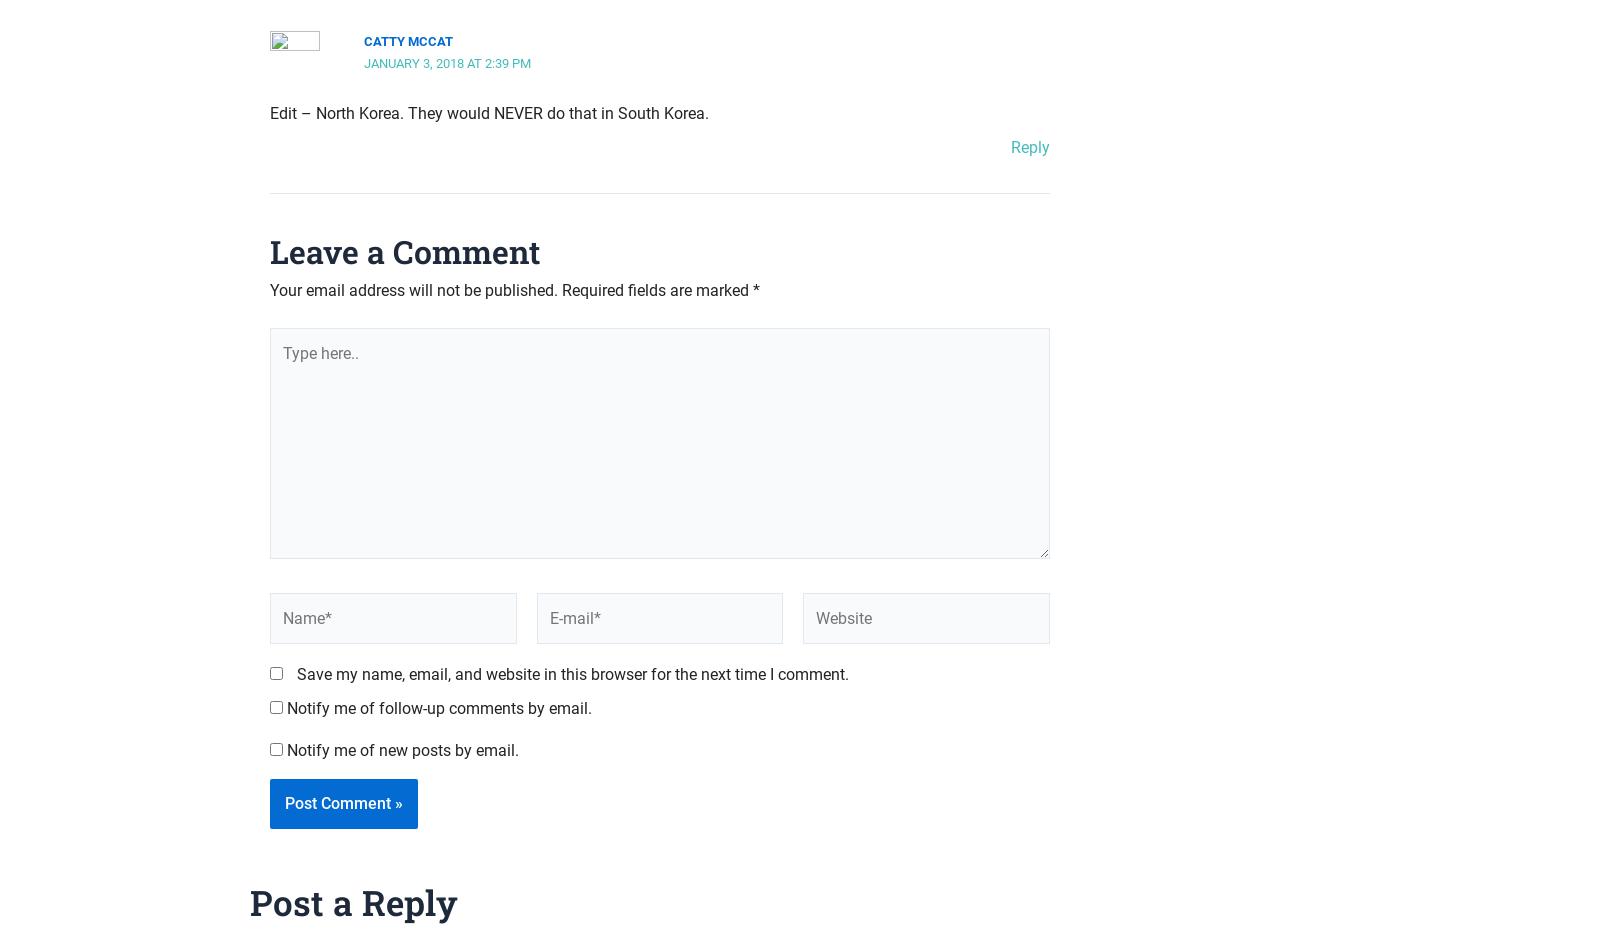 The width and height of the screenshot is (1600, 944). Describe the element at coordinates (1030, 147) in the screenshot. I see `'Reply'` at that location.